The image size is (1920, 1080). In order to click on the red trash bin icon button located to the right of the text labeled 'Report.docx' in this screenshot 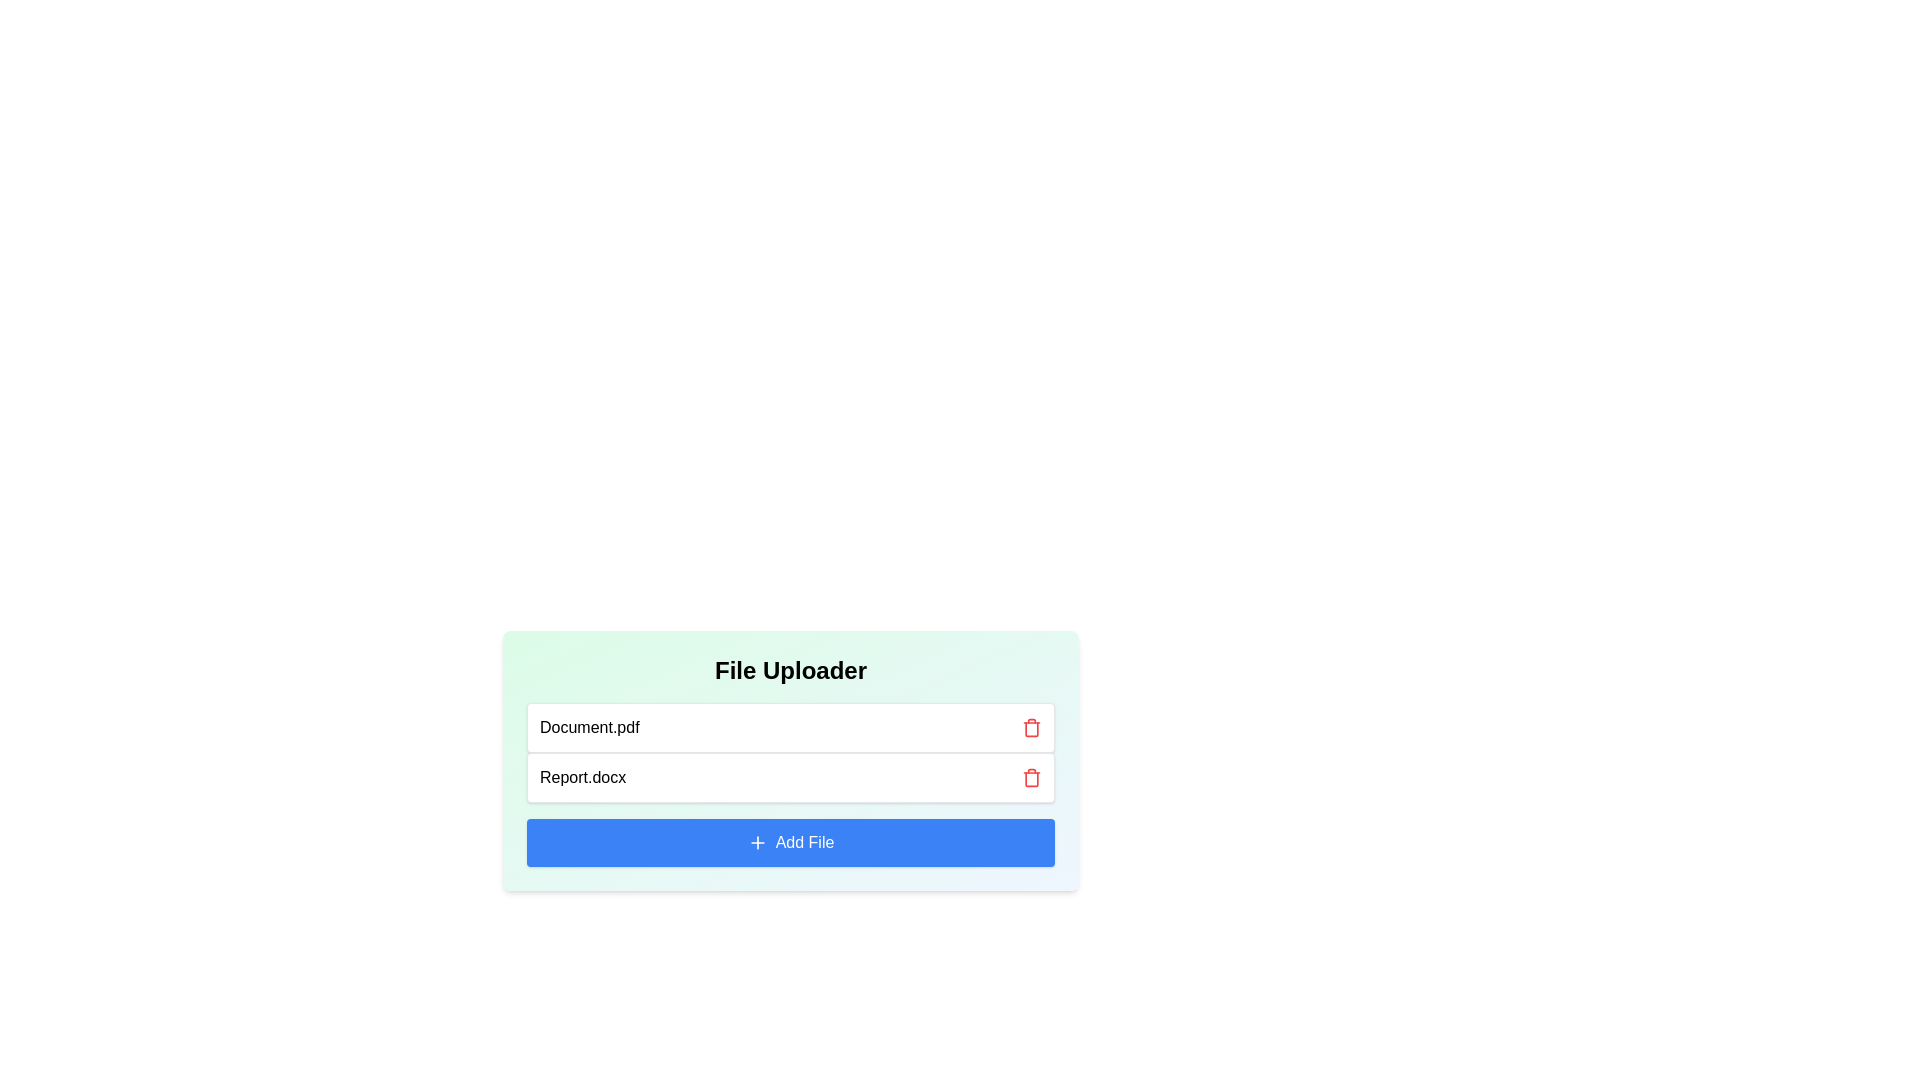, I will do `click(1032, 777)`.